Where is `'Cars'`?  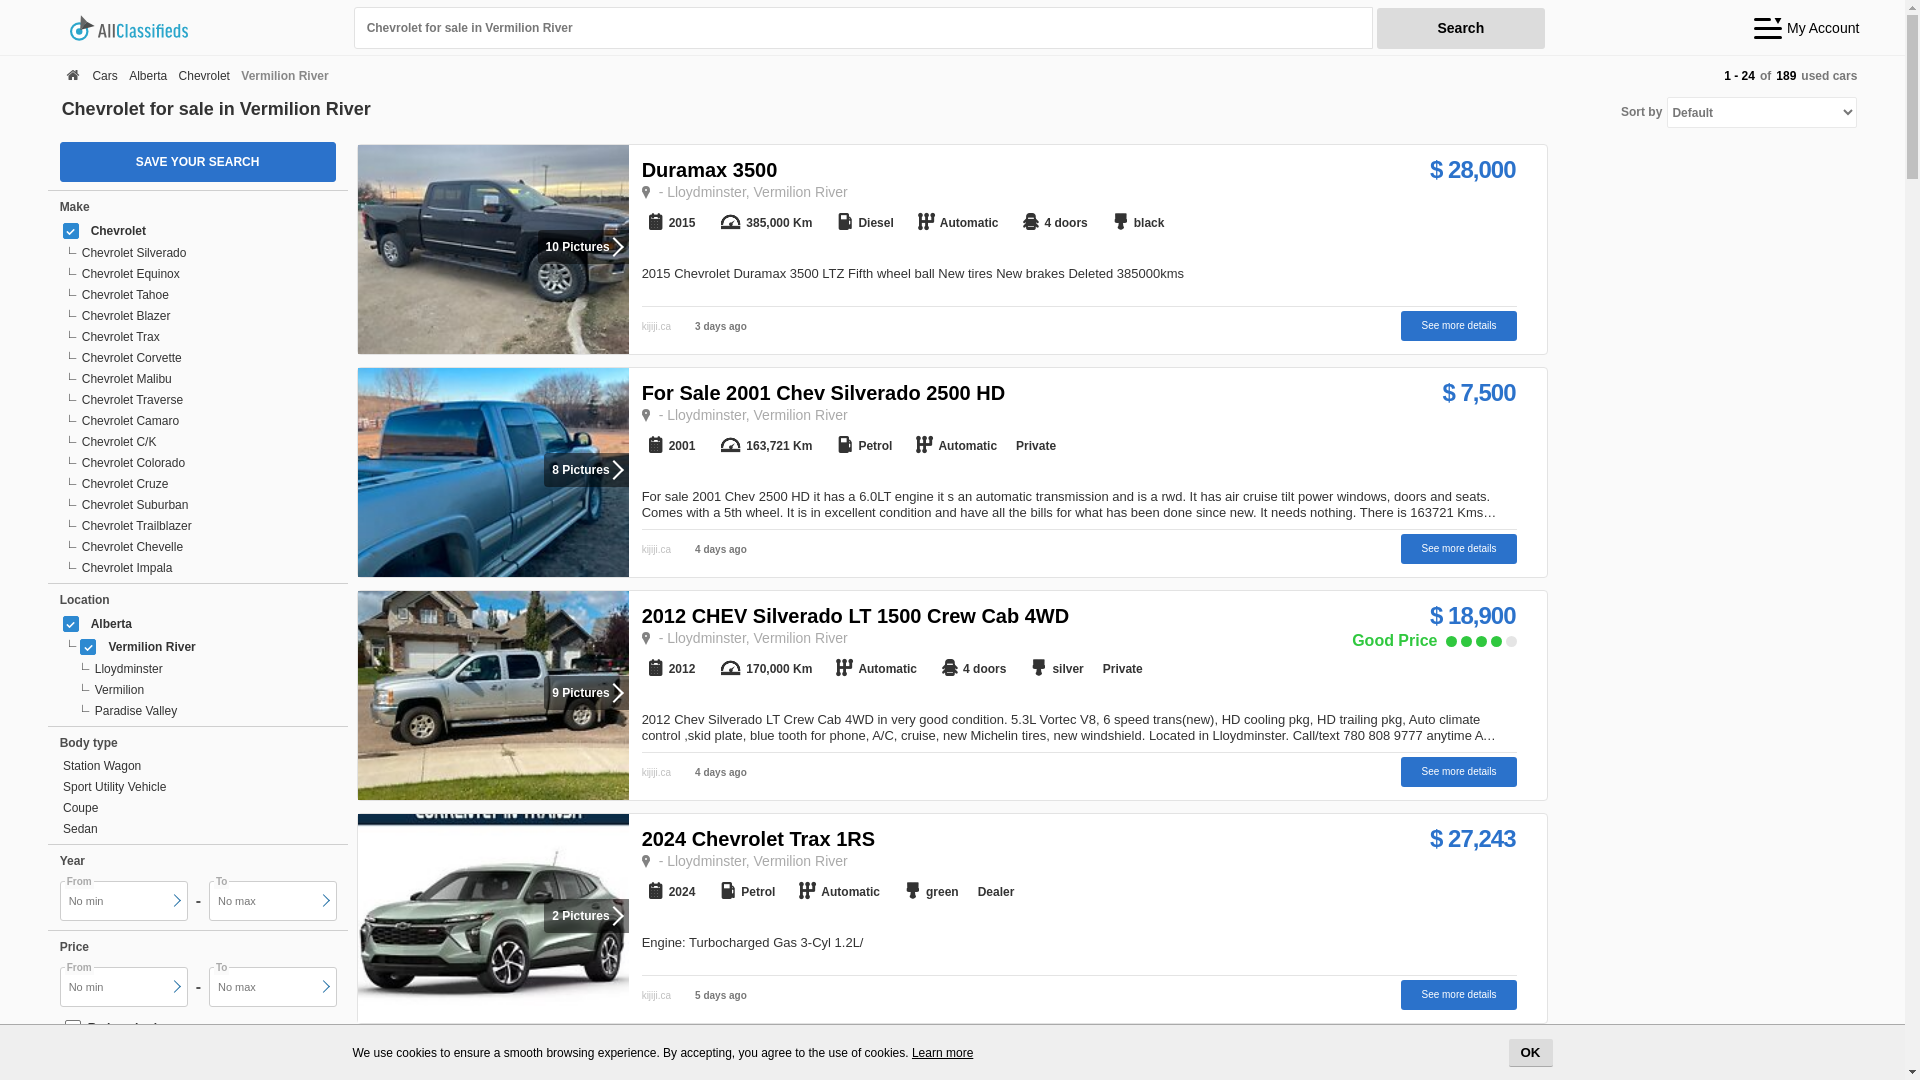 'Cars' is located at coordinates (103, 75).